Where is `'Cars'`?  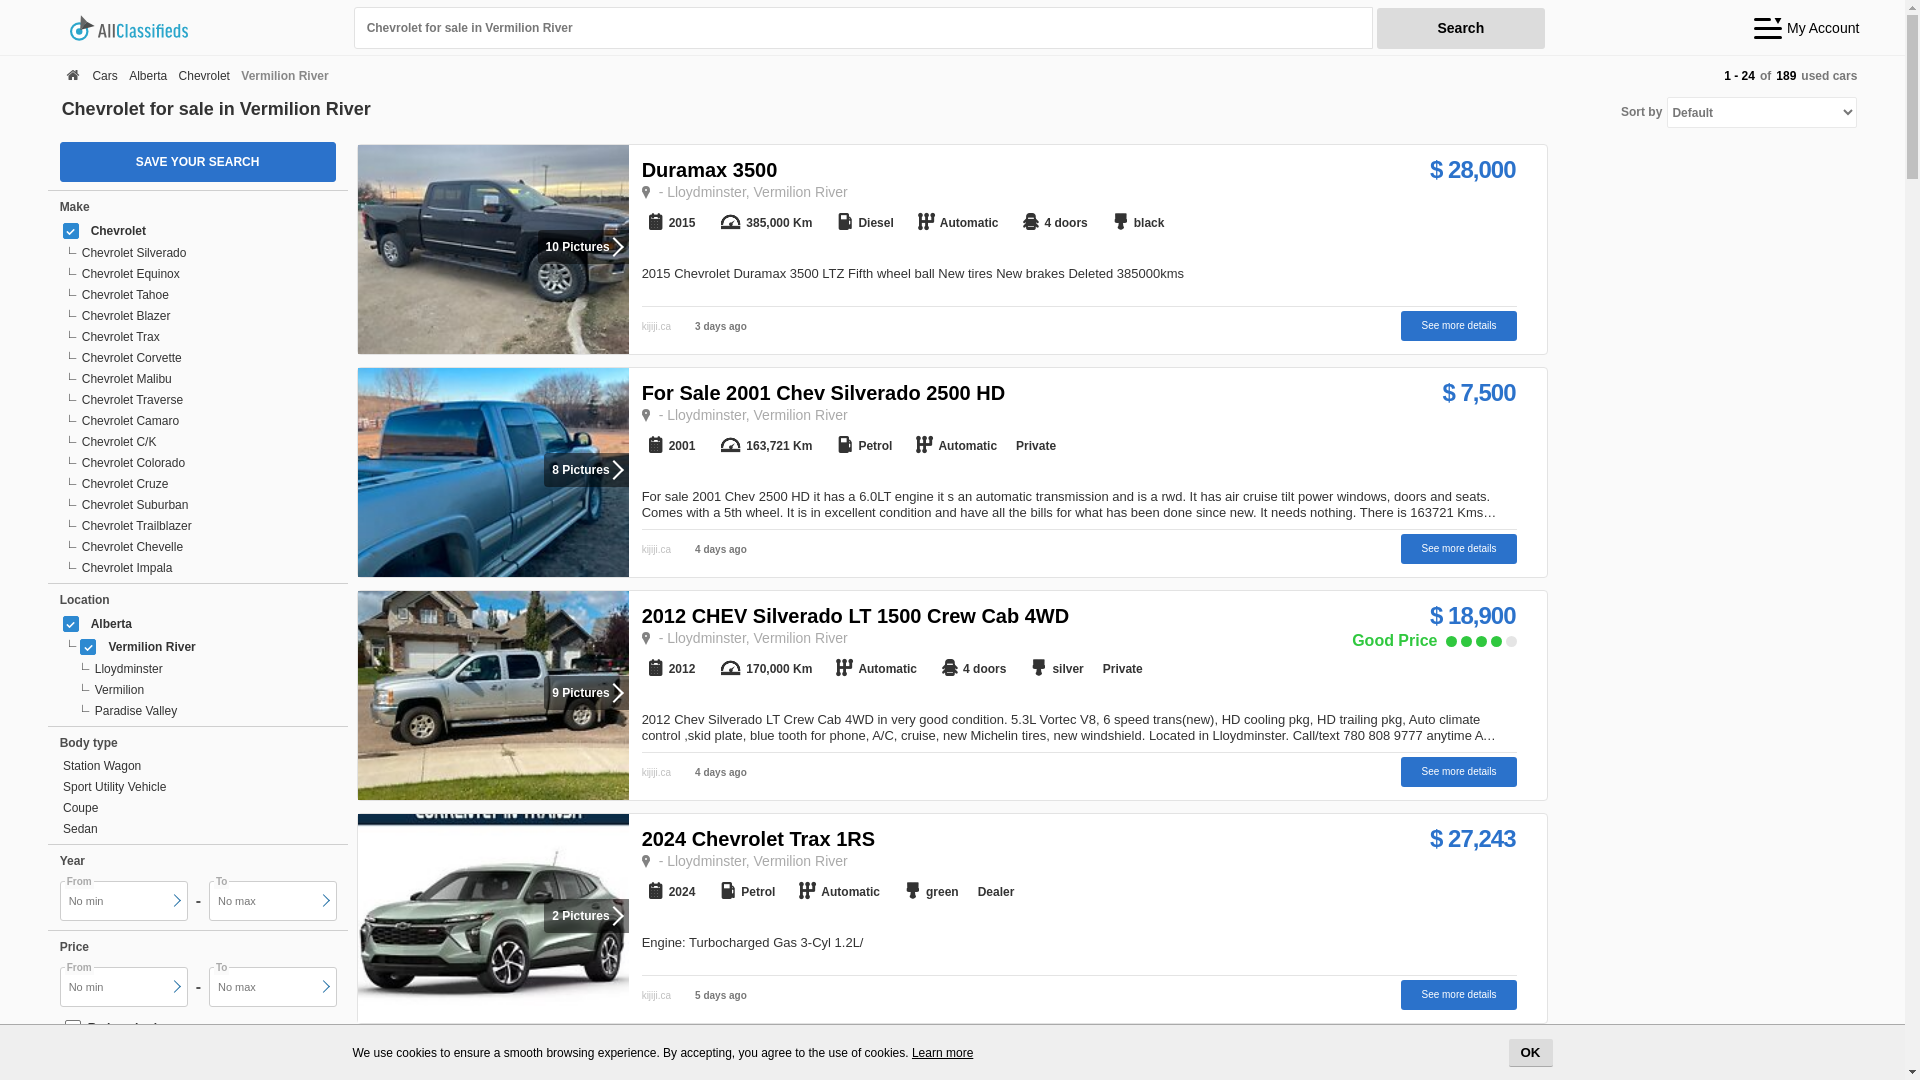 'Cars' is located at coordinates (103, 75).